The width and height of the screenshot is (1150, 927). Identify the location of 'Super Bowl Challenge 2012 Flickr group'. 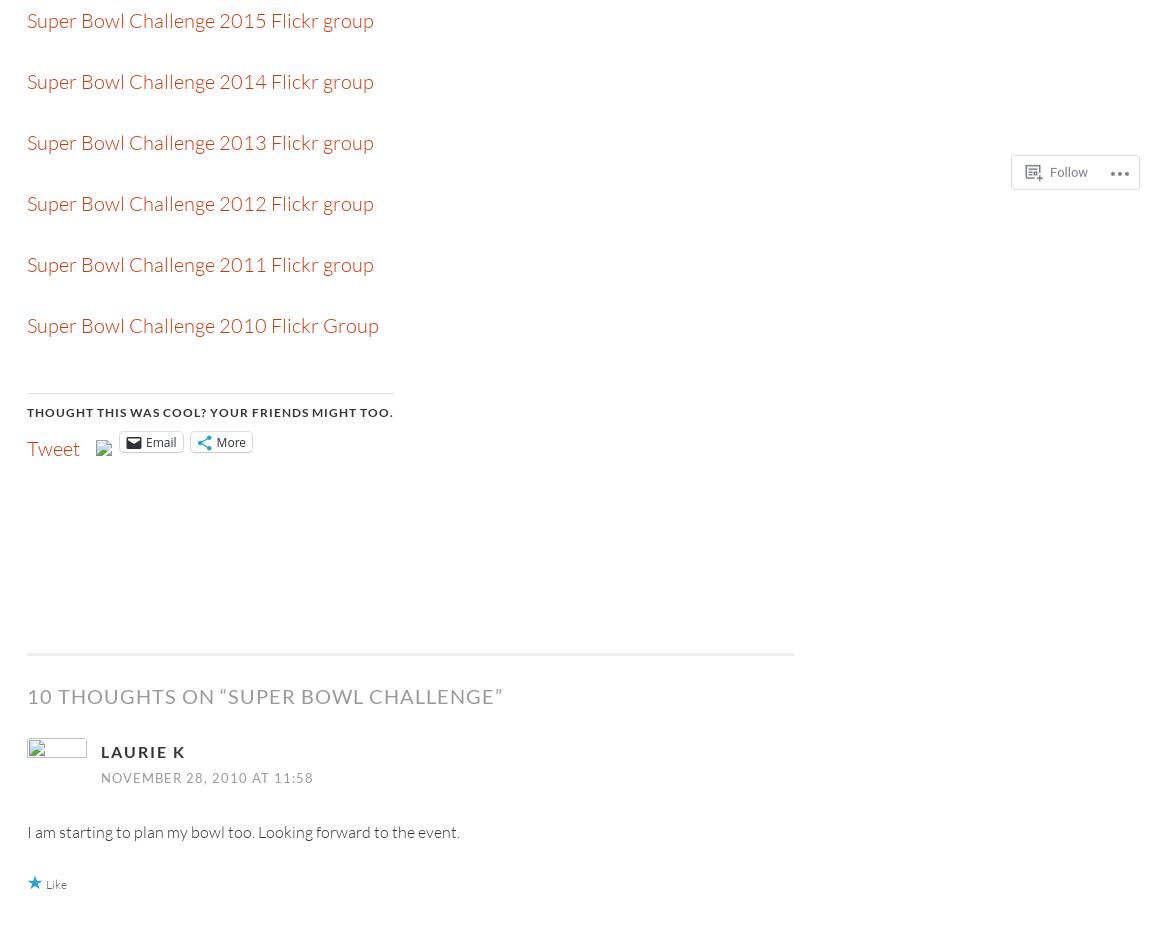
(199, 203).